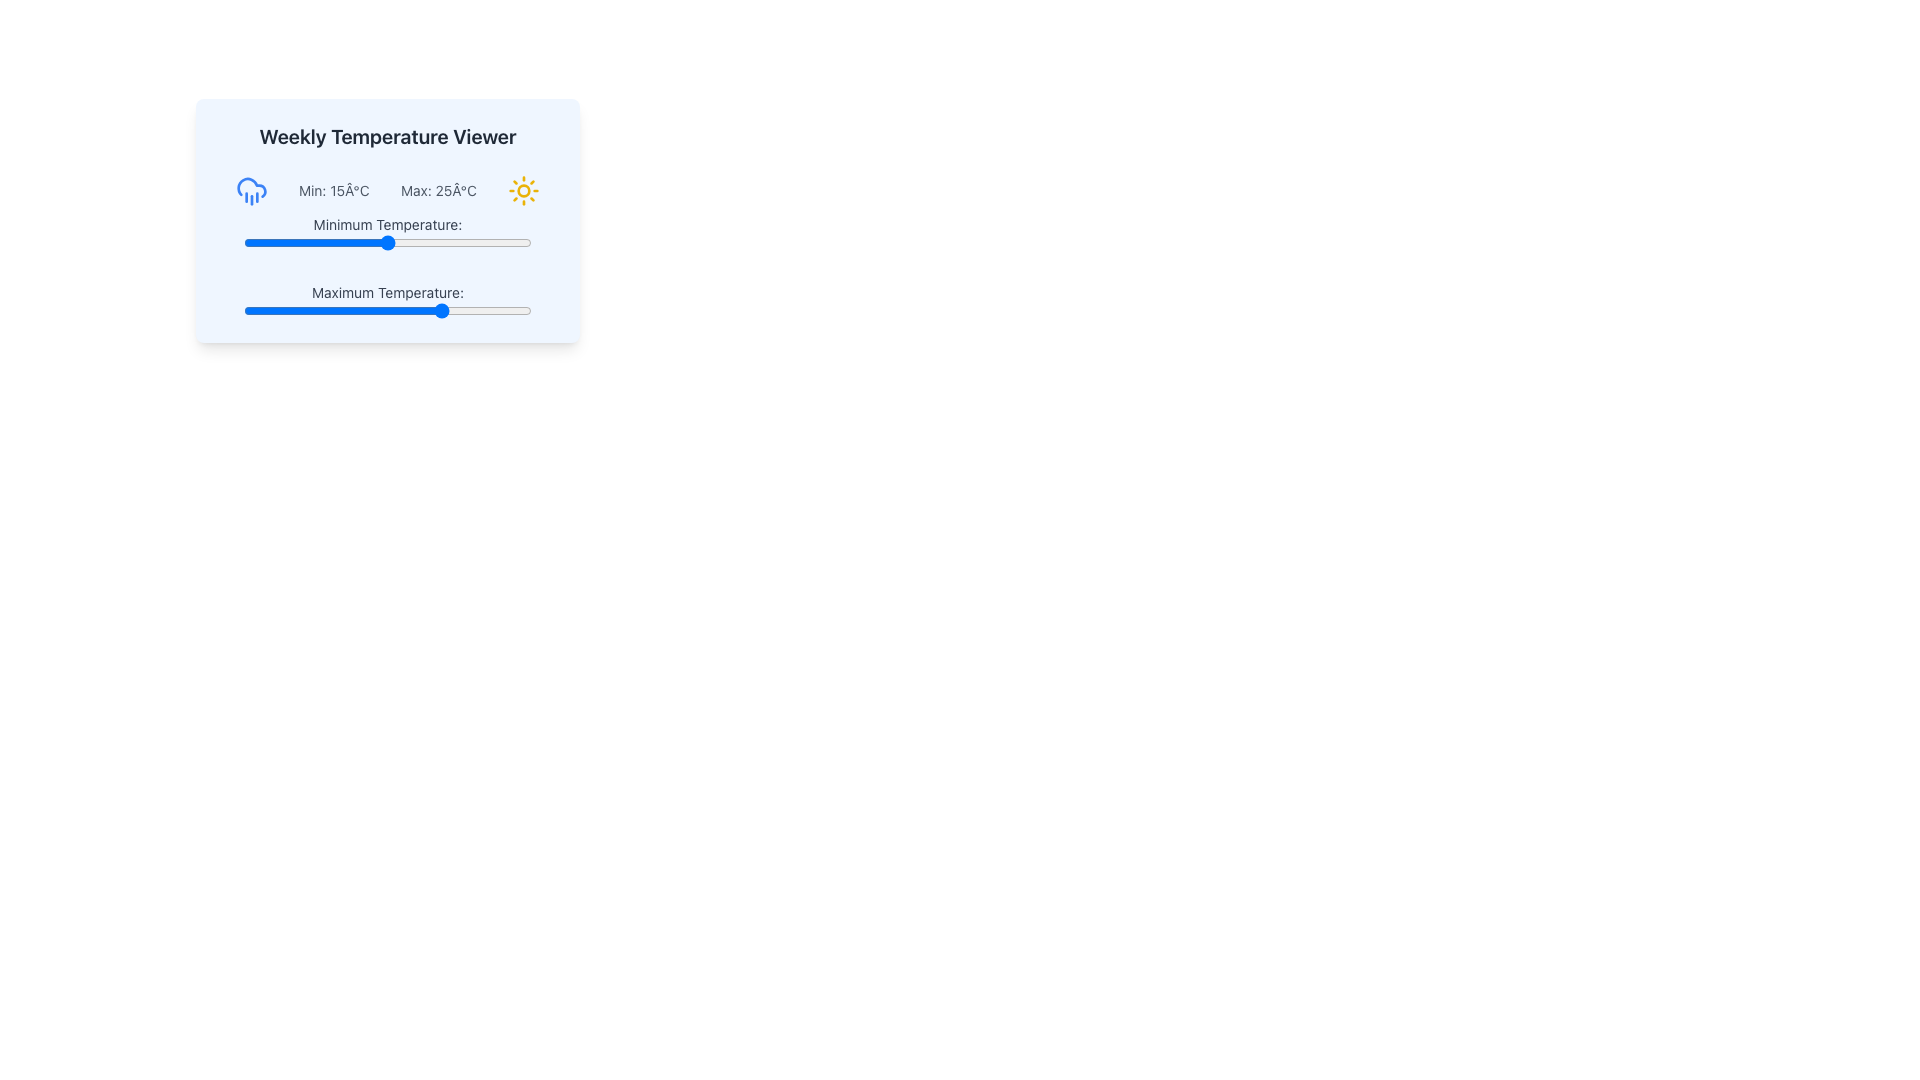  What do you see at coordinates (410, 242) in the screenshot?
I see `the minimum temperature` at bounding box center [410, 242].